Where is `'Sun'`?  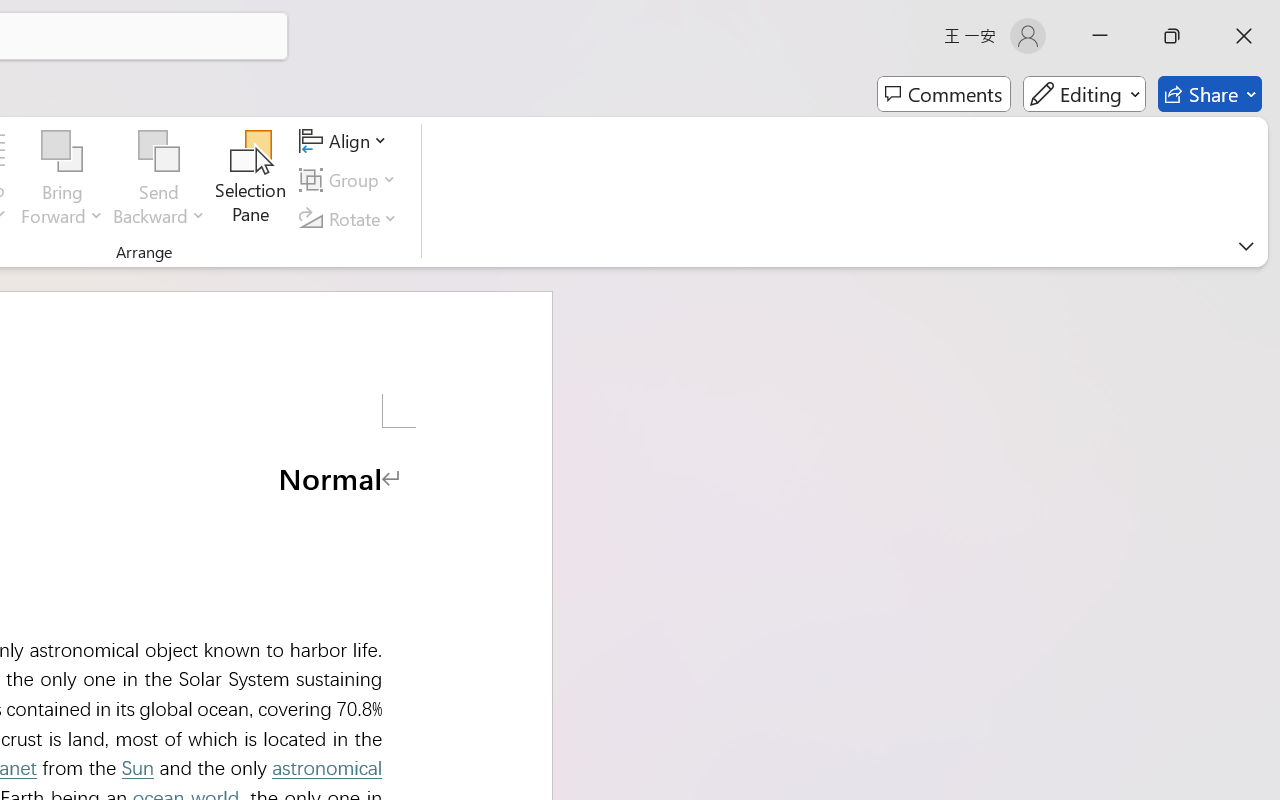 'Sun' is located at coordinates (136, 767).